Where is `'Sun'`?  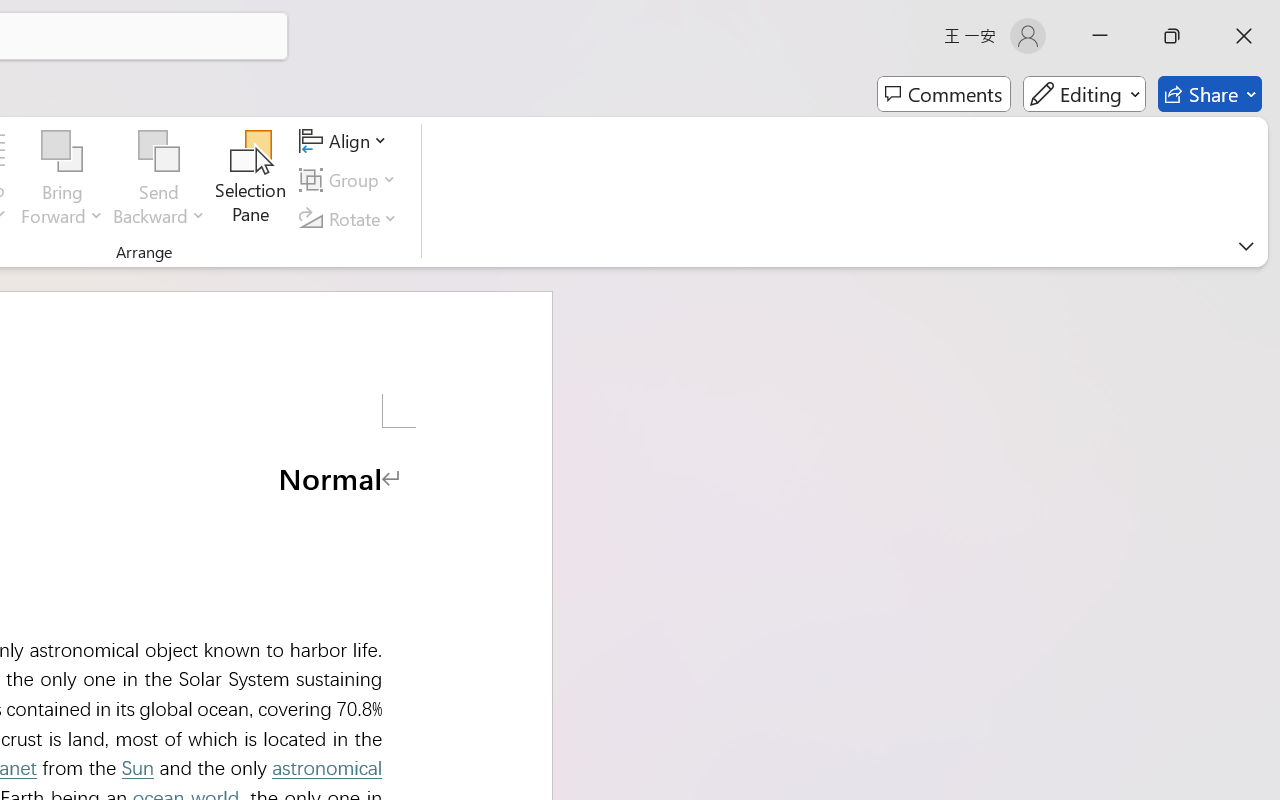 'Sun' is located at coordinates (136, 767).